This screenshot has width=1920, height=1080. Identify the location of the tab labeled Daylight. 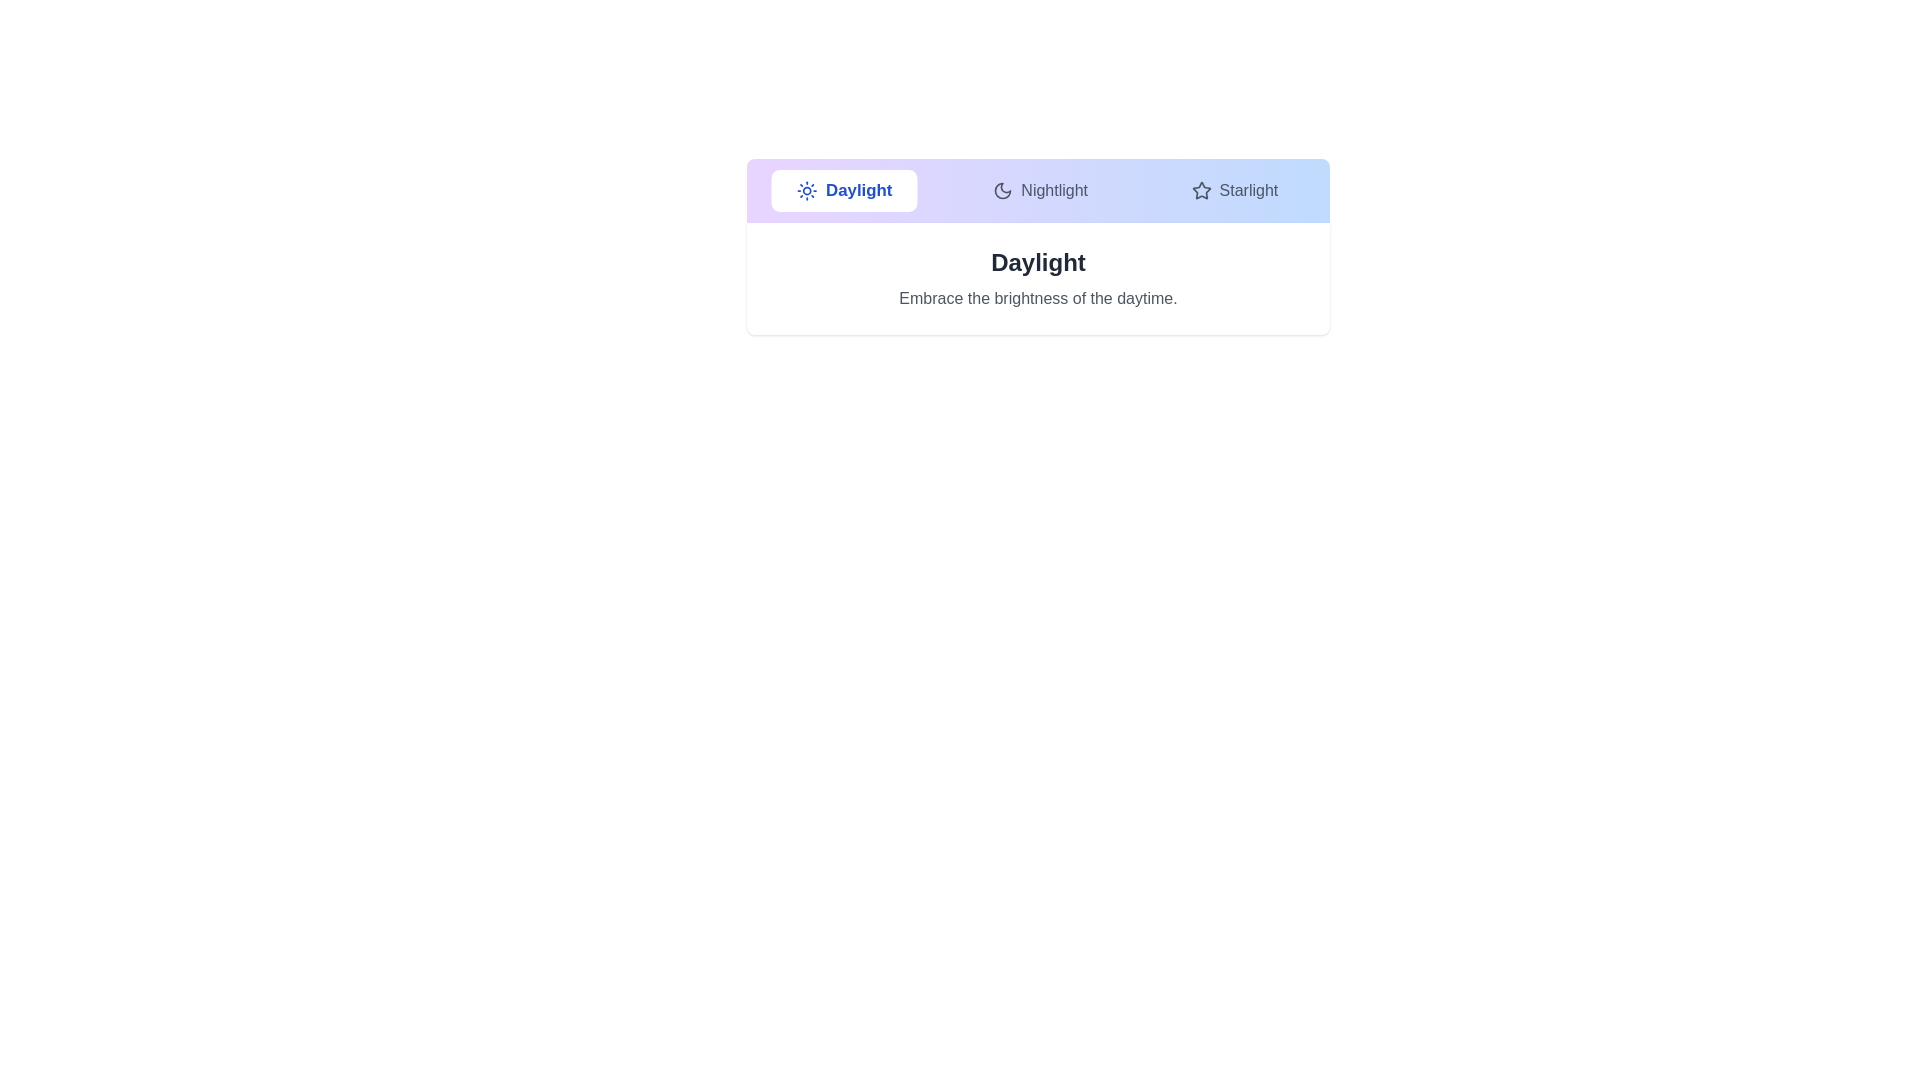
(844, 191).